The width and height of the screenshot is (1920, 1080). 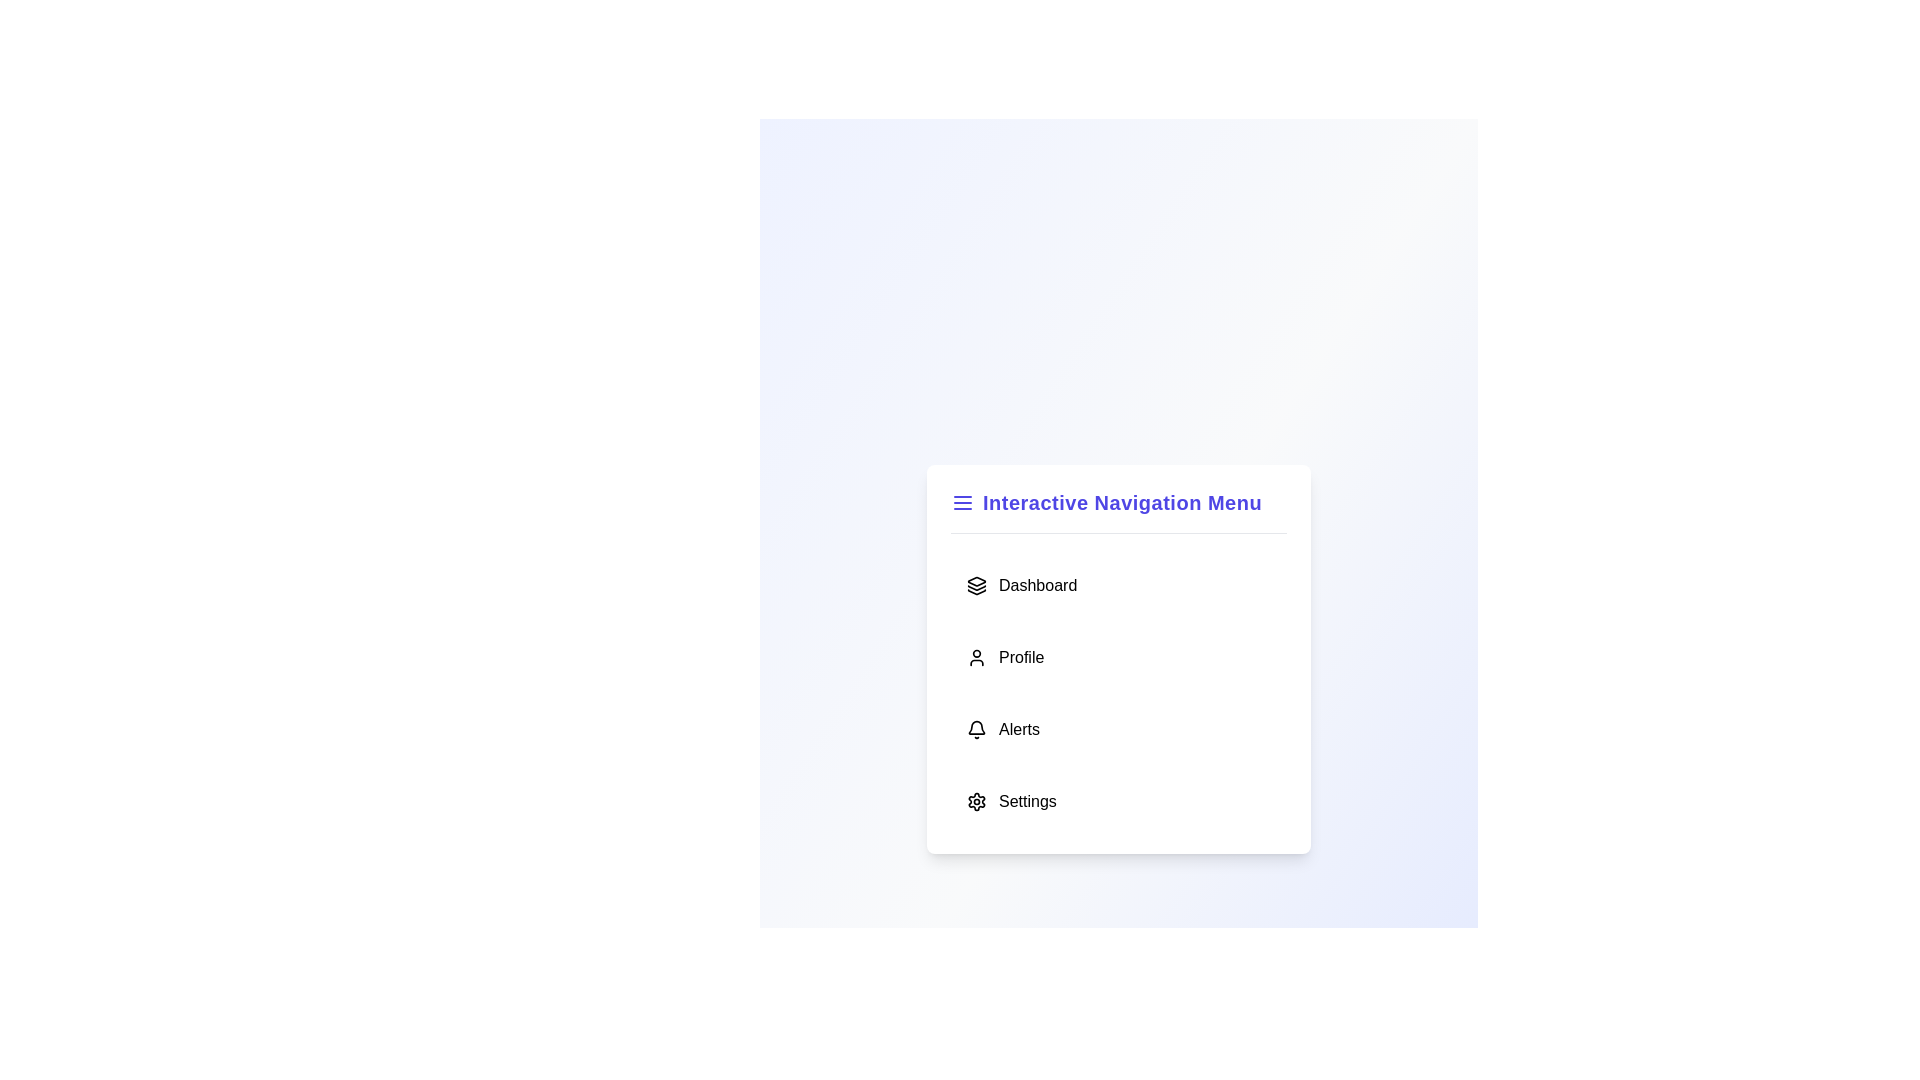 What do you see at coordinates (1117, 729) in the screenshot?
I see `the menu item Alerts by clicking on it` at bounding box center [1117, 729].